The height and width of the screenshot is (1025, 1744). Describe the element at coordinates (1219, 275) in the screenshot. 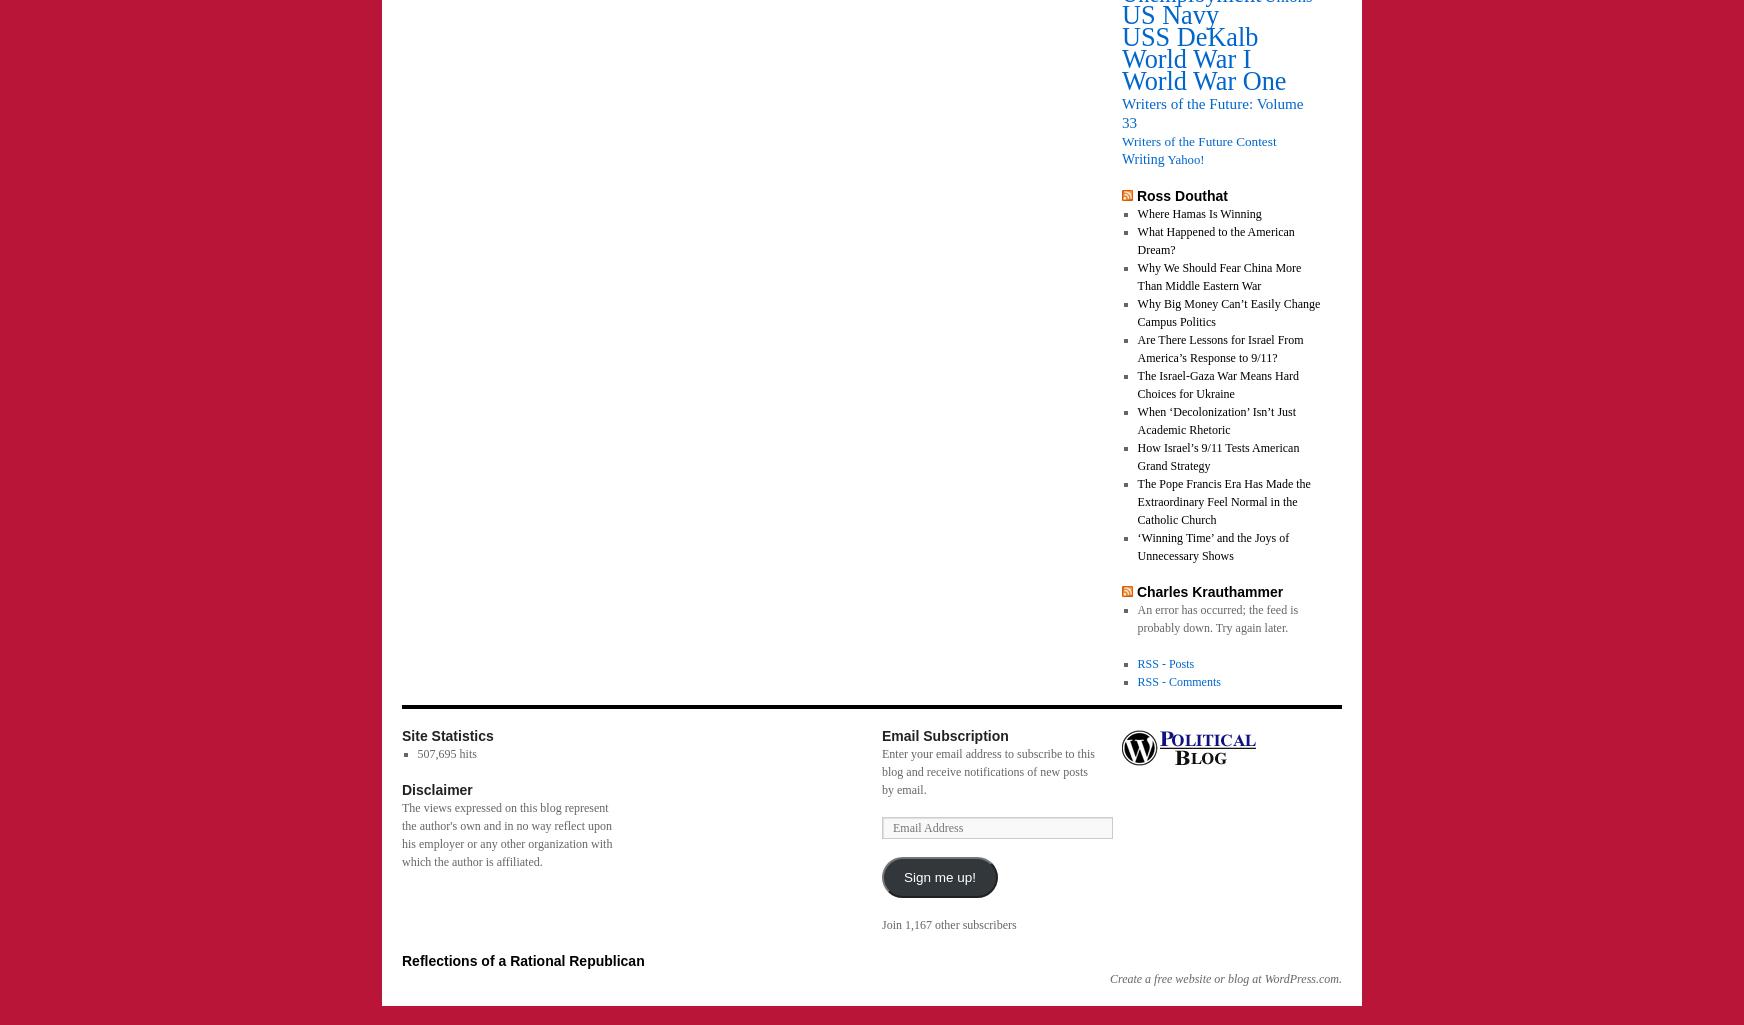

I see `'Why We Should Fear China More Than Middle Eastern War'` at that location.